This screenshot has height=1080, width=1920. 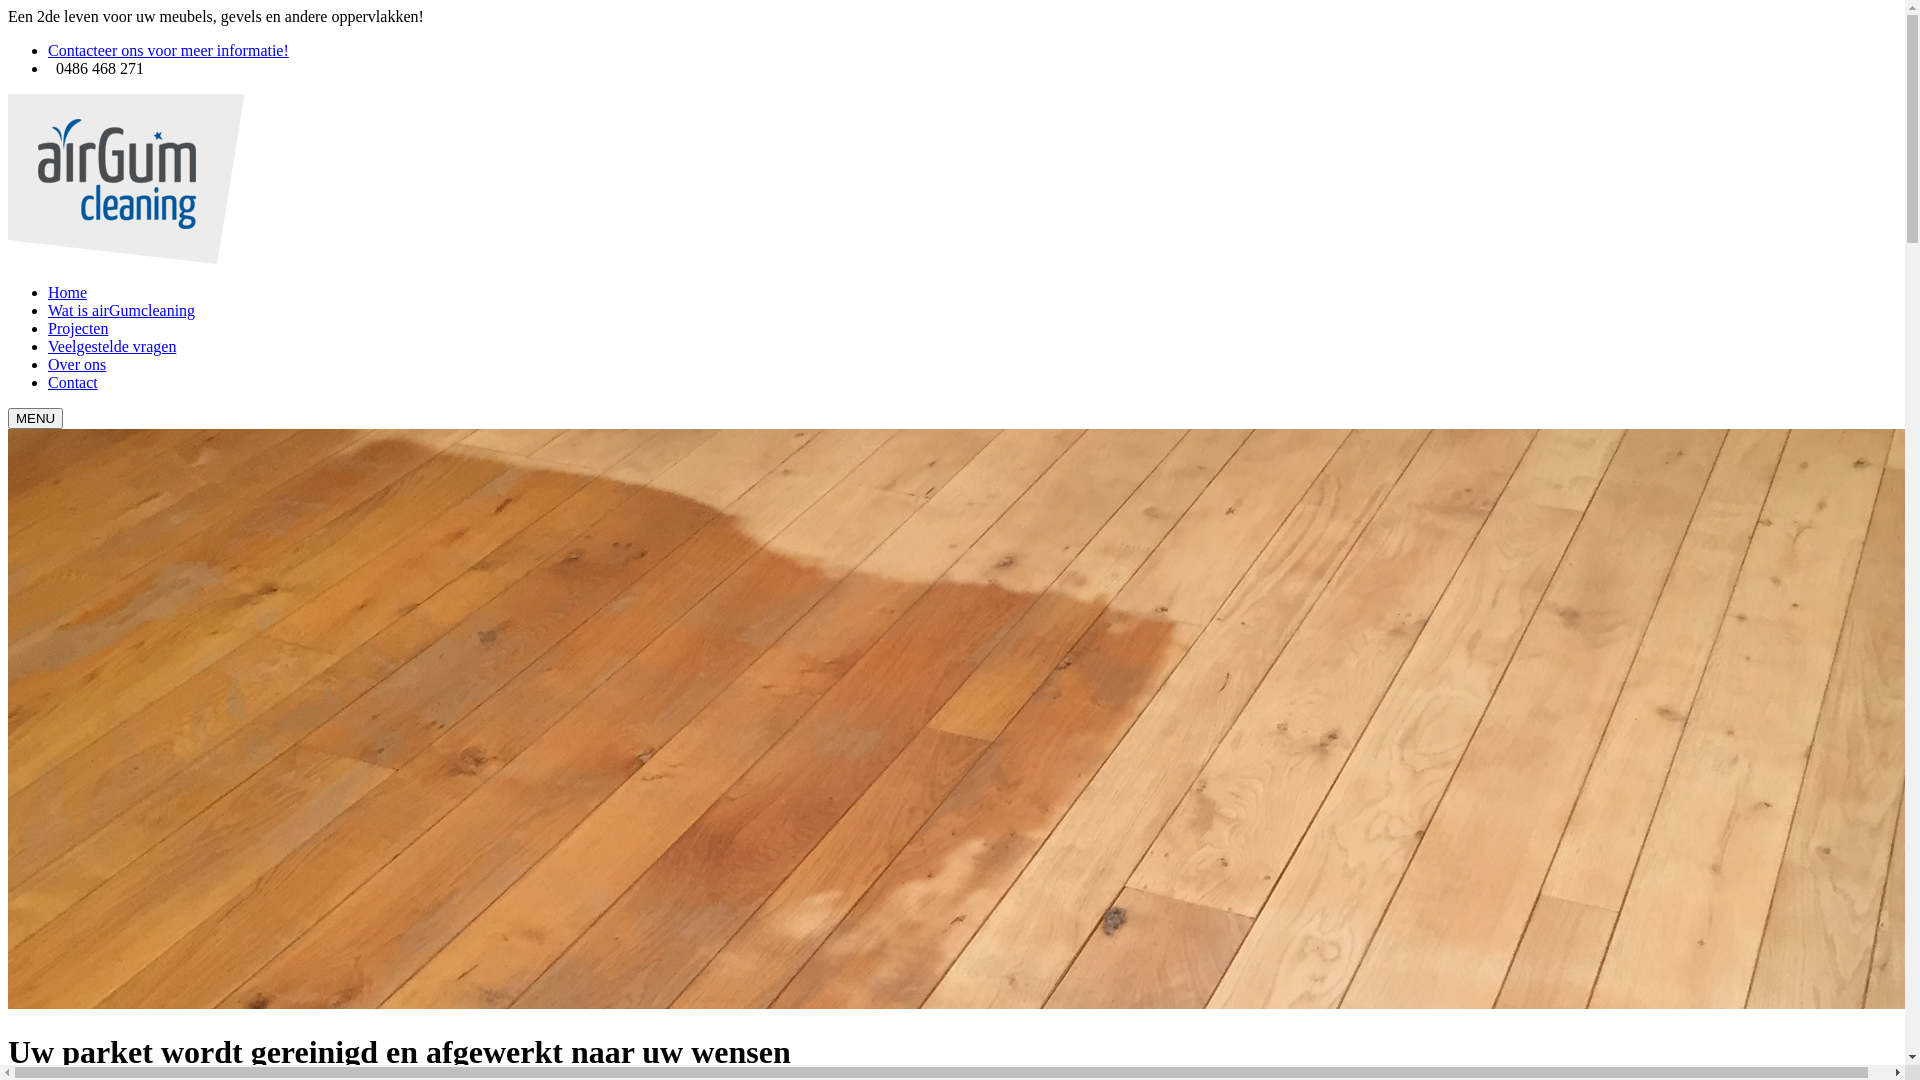 I want to click on 'Projecten', so click(x=48, y=327).